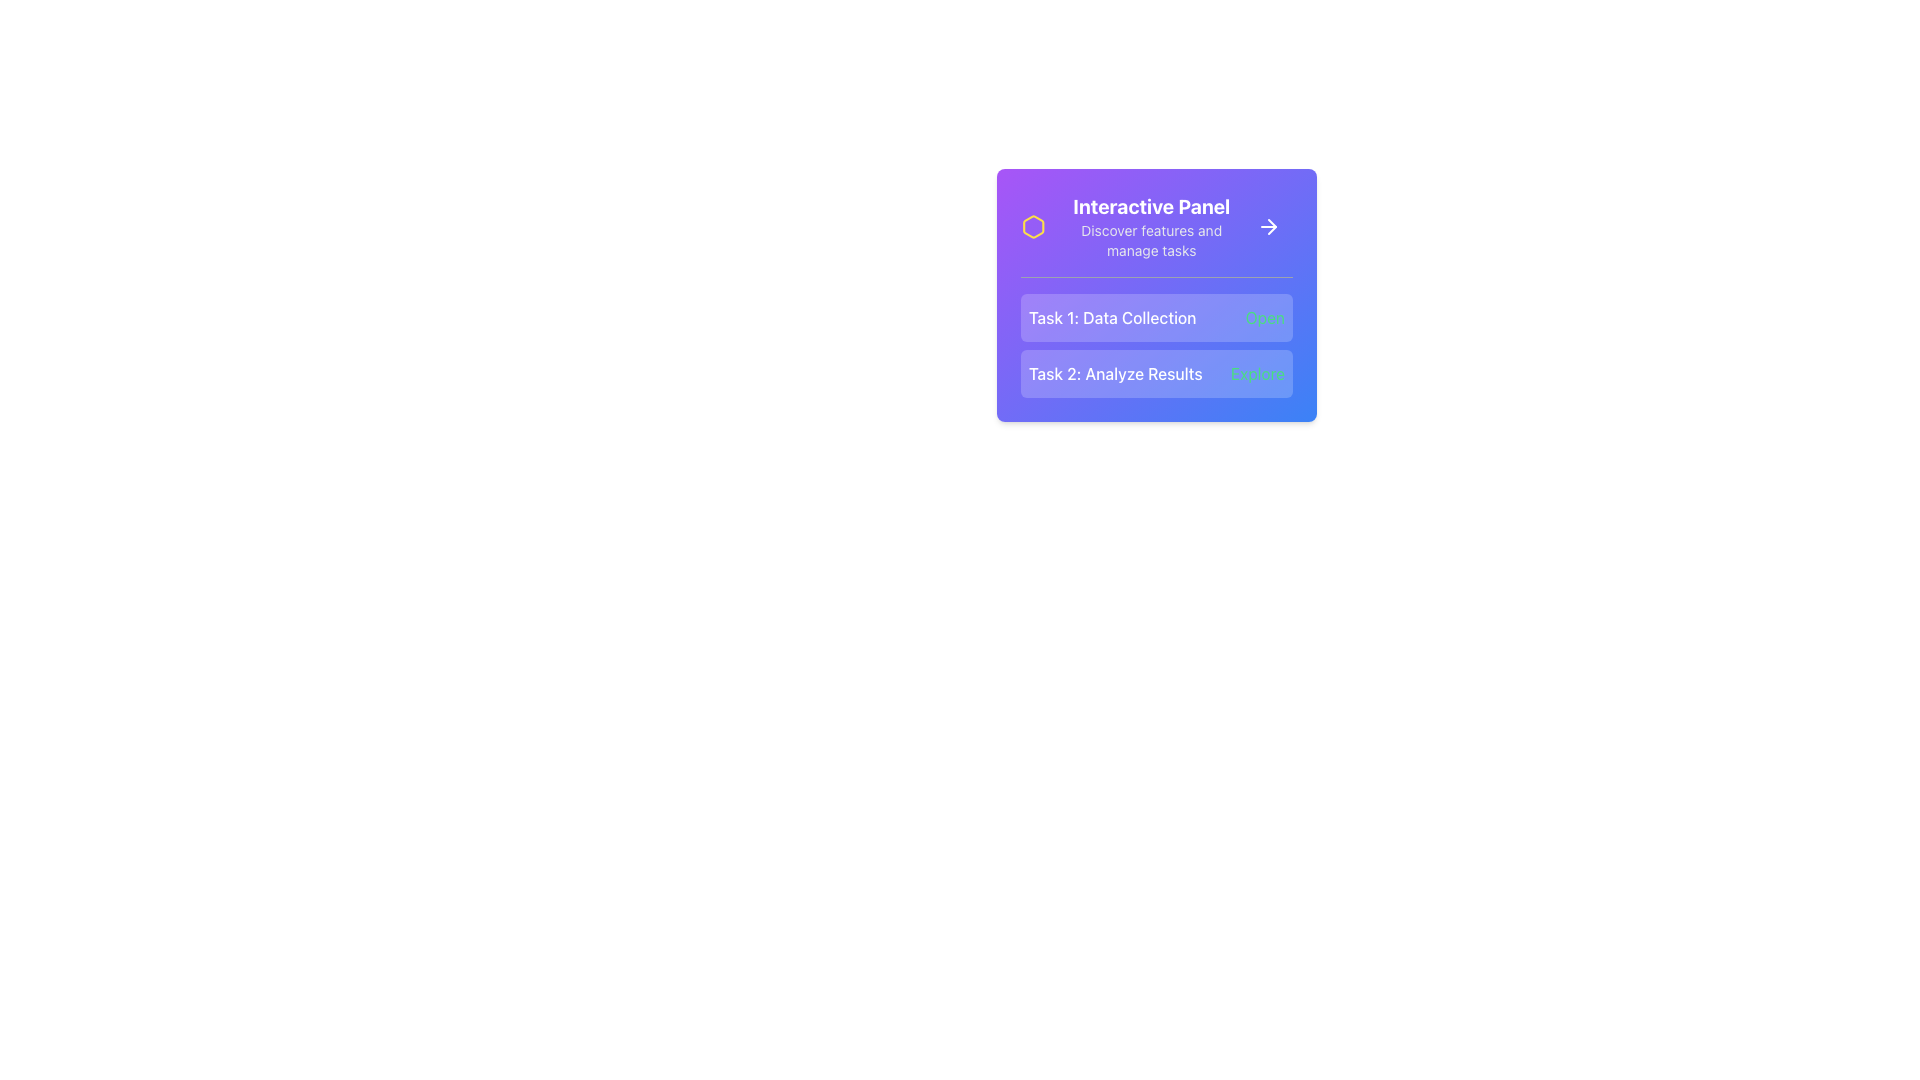  I want to click on the text label element that contains 'Task 2: Analyze Results', which is the second item in a vertical list within a card, presented in white on a blue background, so click(1114, 374).